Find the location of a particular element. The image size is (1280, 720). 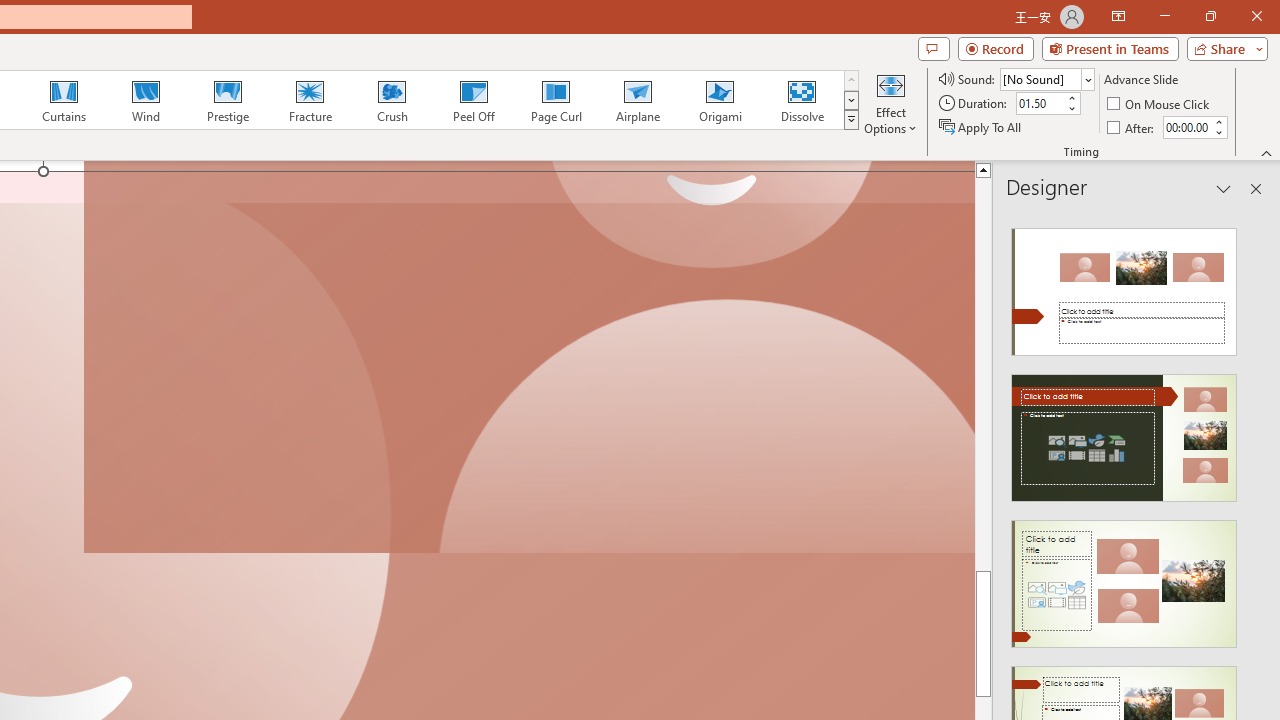

'Page Curl' is located at coordinates (555, 100).